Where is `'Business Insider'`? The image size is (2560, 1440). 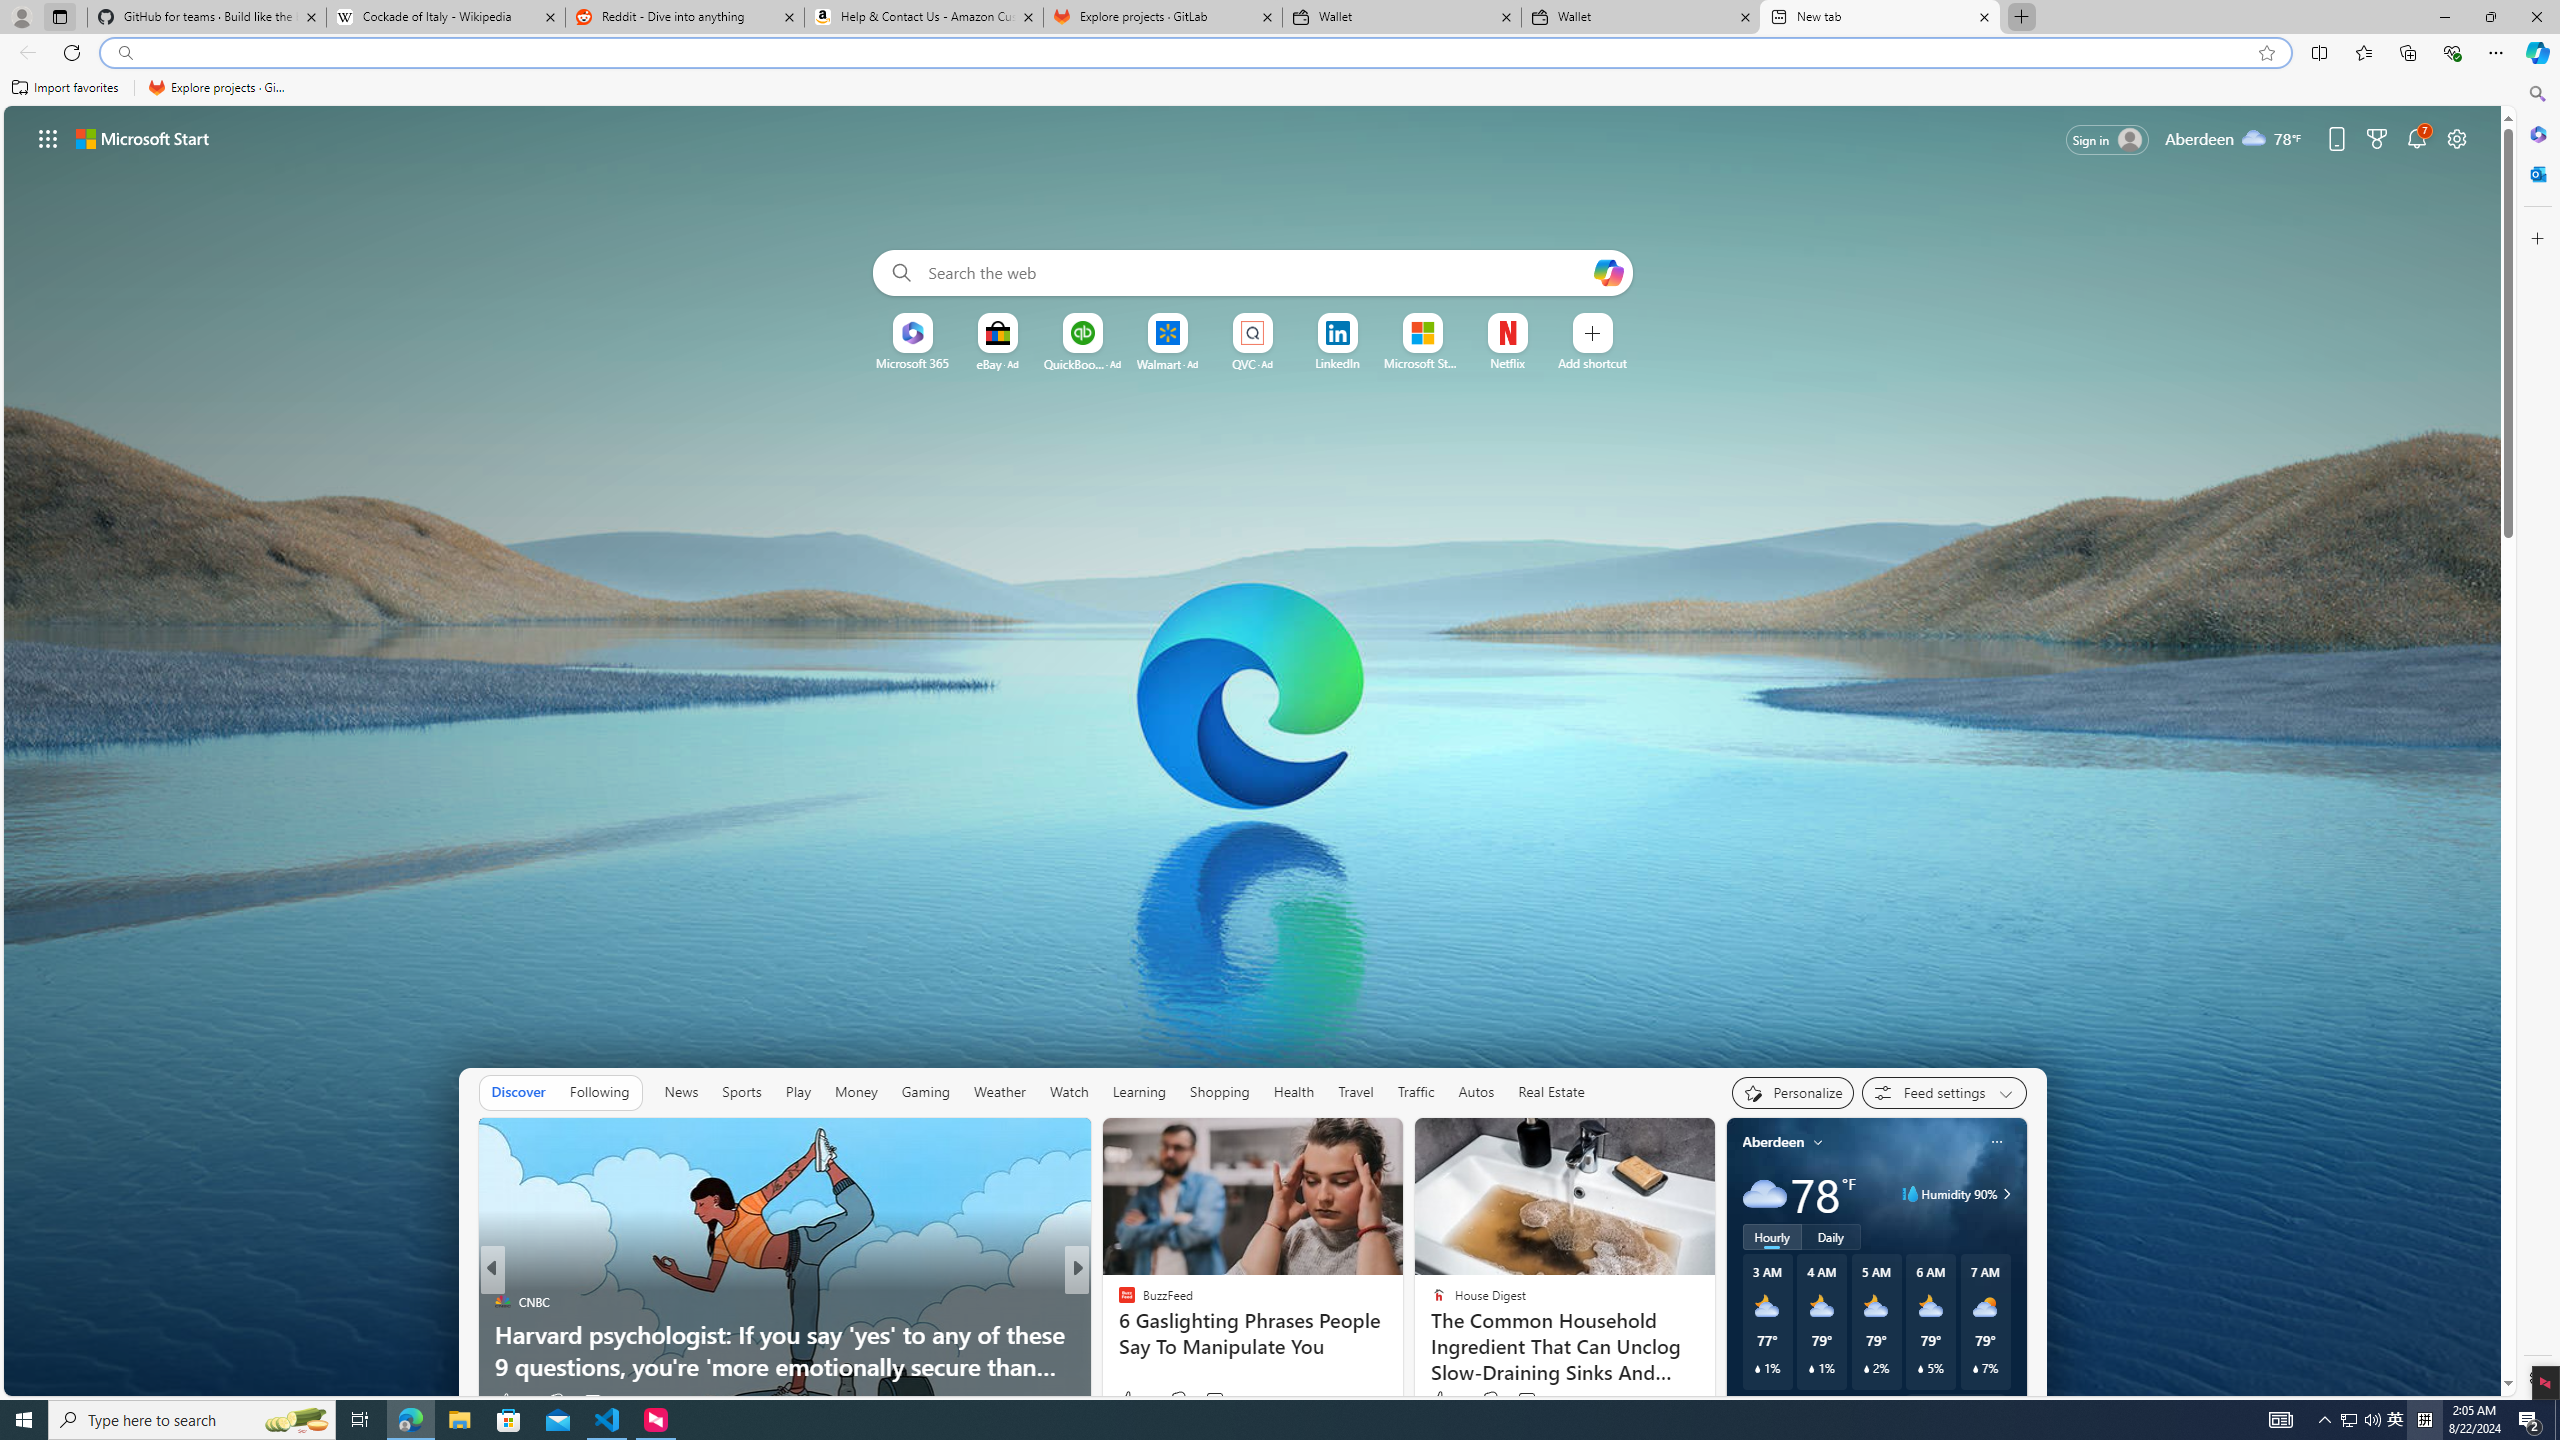
'Business Insider' is located at coordinates (1117, 1302).